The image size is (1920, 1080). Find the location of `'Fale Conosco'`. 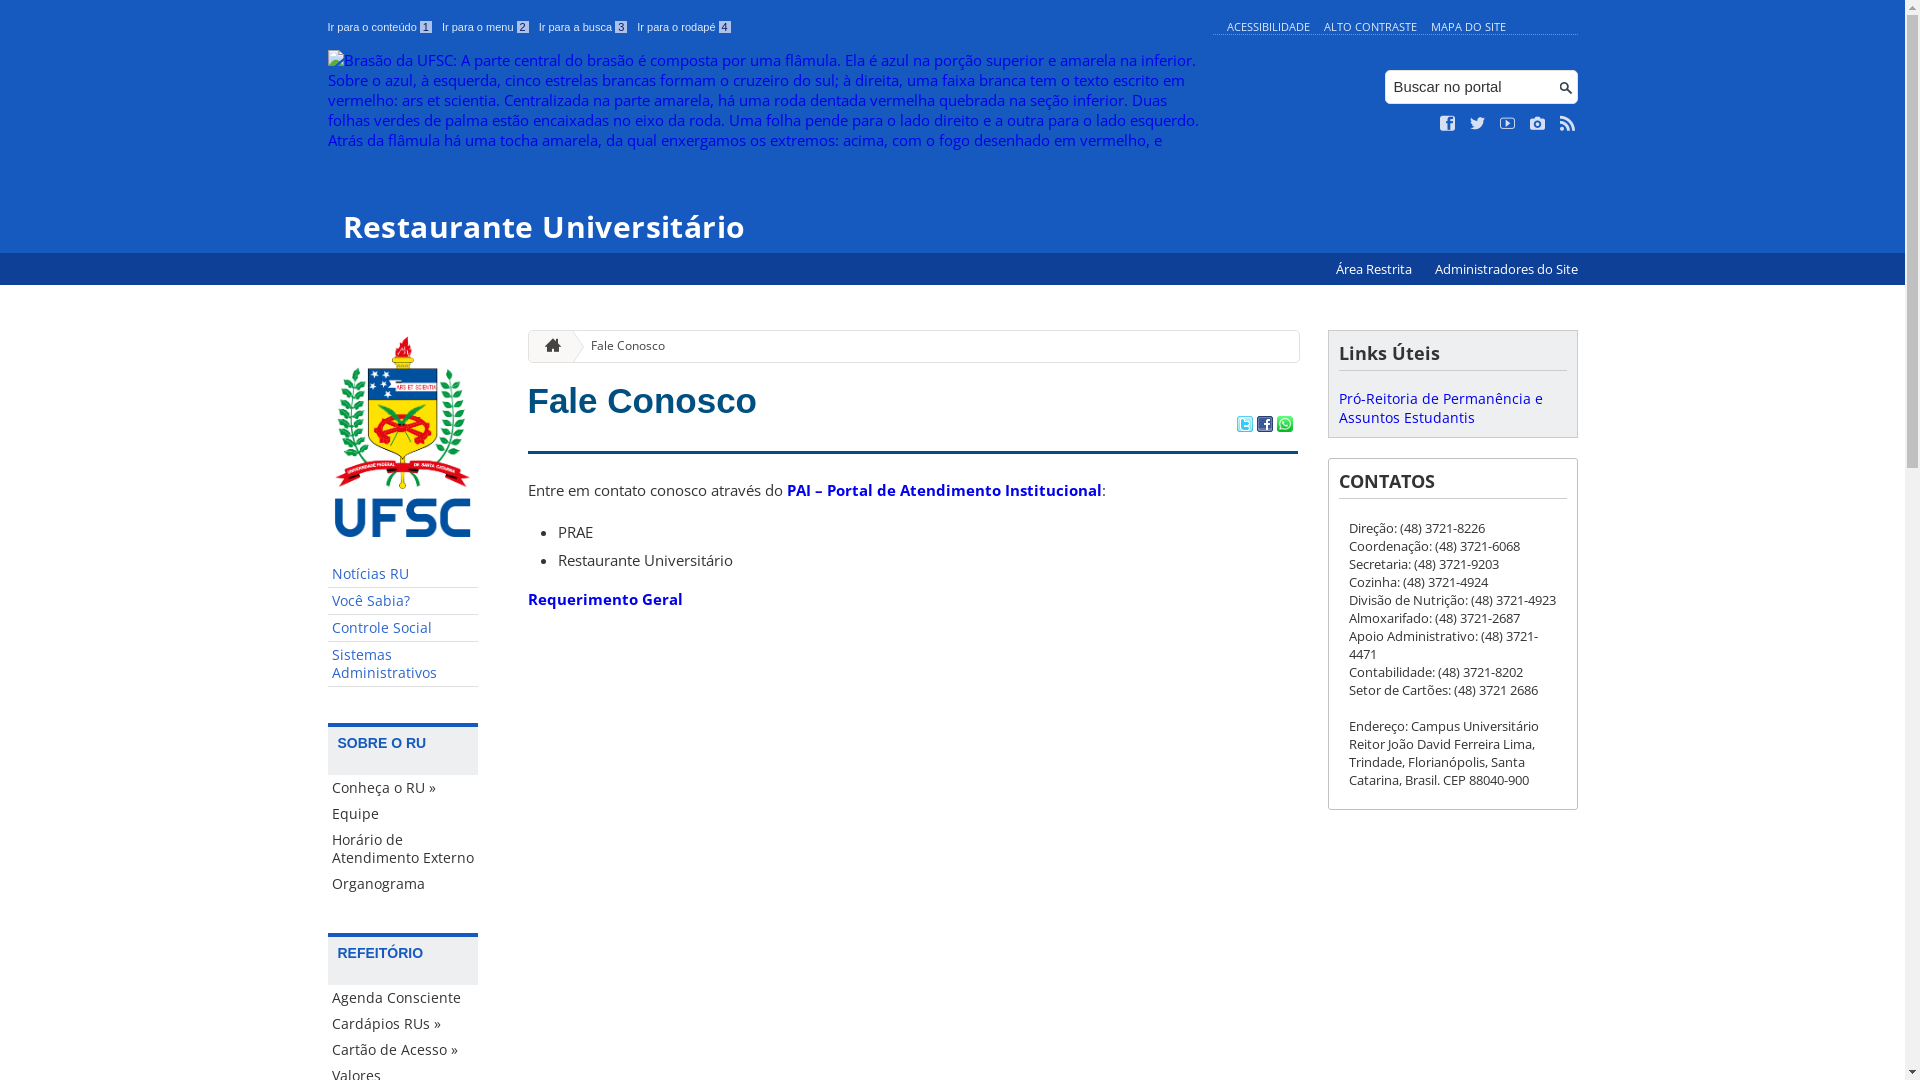

'Fale Conosco' is located at coordinates (618, 345).